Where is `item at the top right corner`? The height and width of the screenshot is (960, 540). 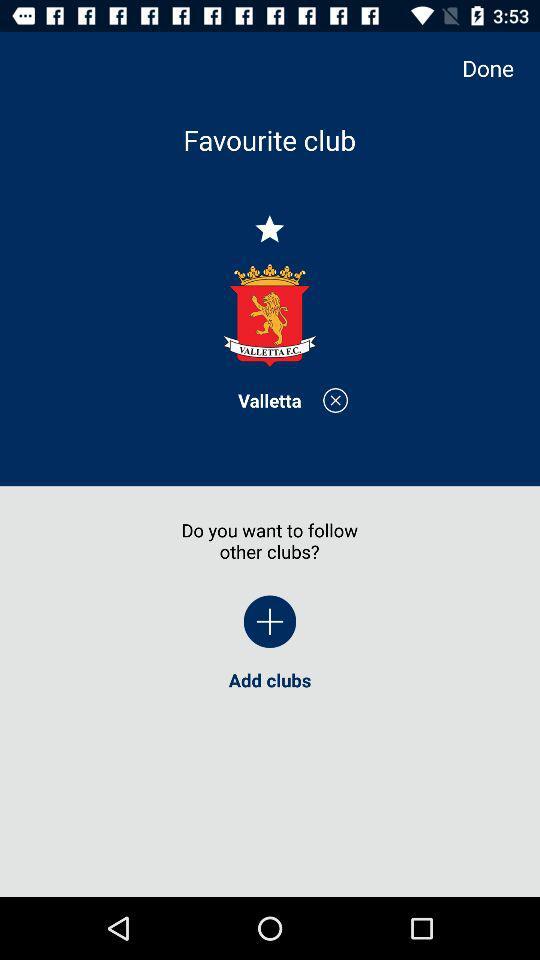 item at the top right corner is located at coordinates (496, 68).